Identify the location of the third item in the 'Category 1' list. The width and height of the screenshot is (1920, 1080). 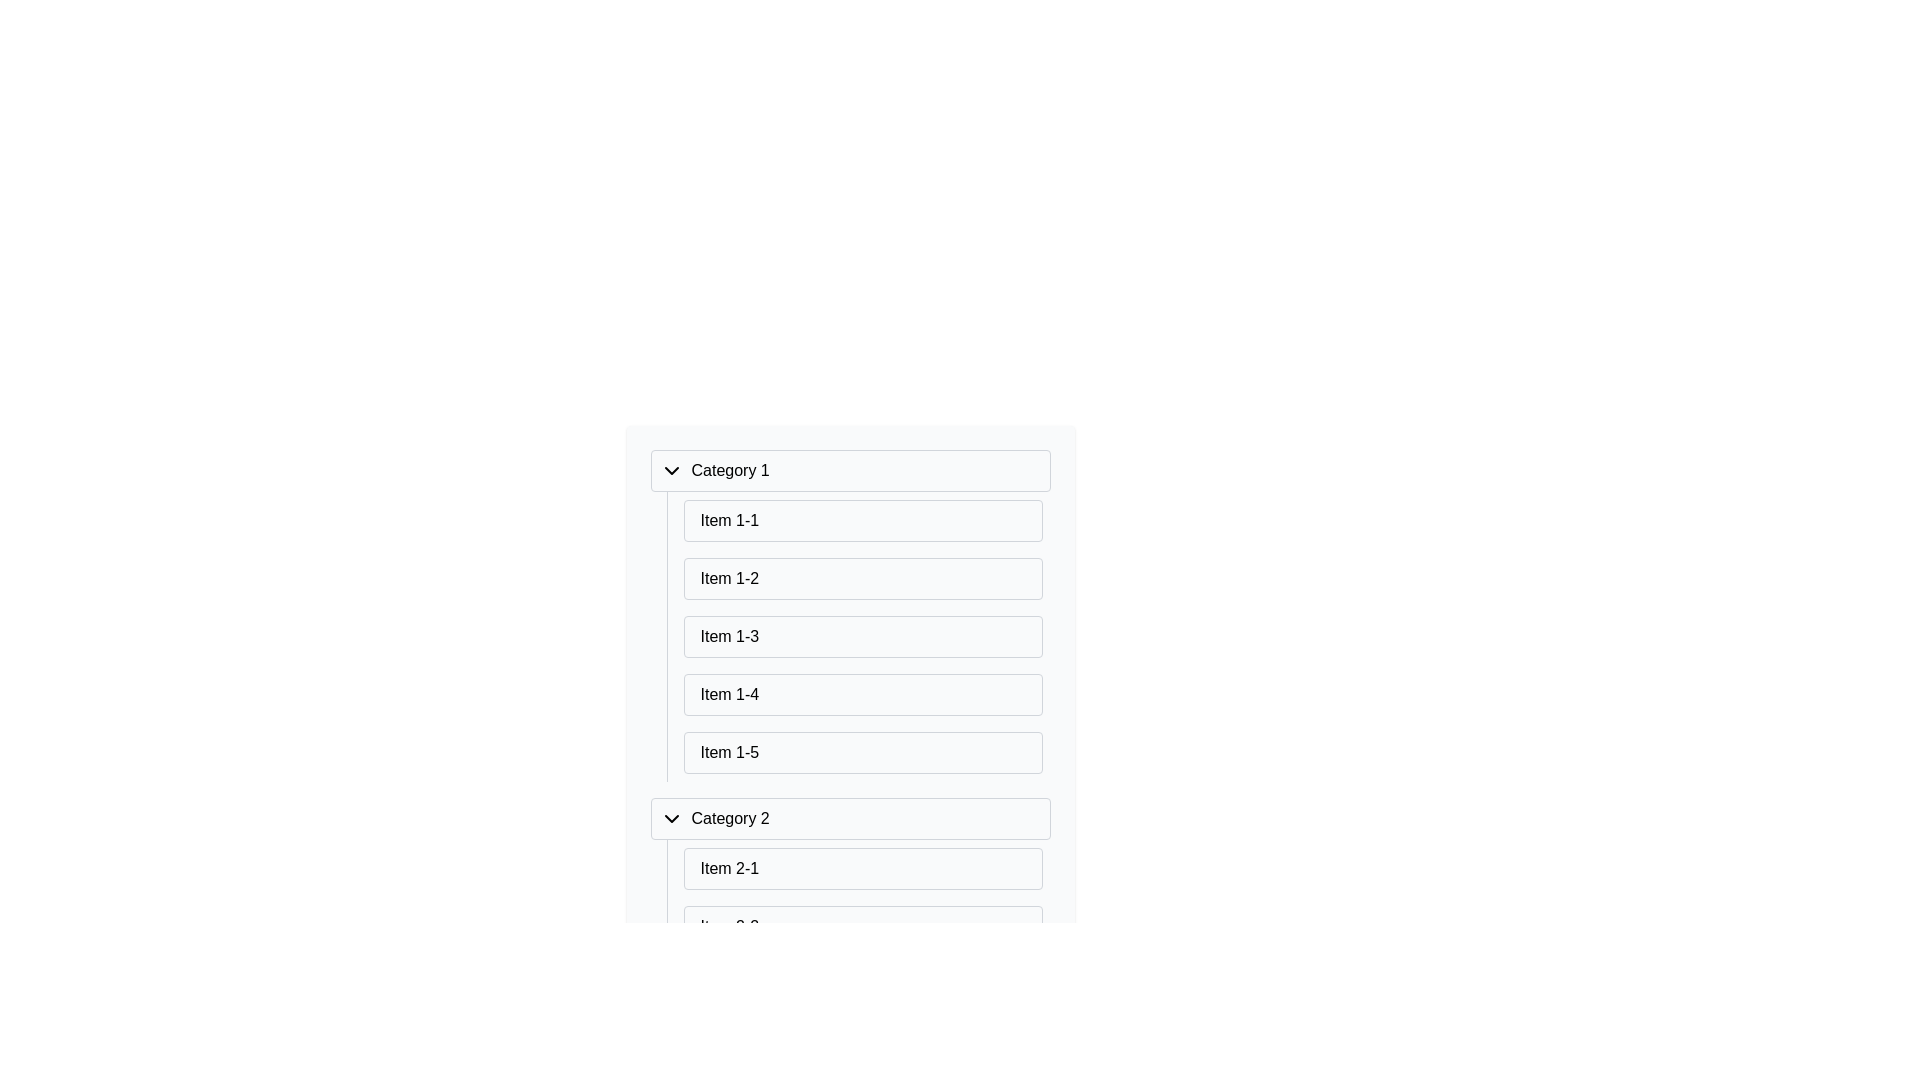
(863, 636).